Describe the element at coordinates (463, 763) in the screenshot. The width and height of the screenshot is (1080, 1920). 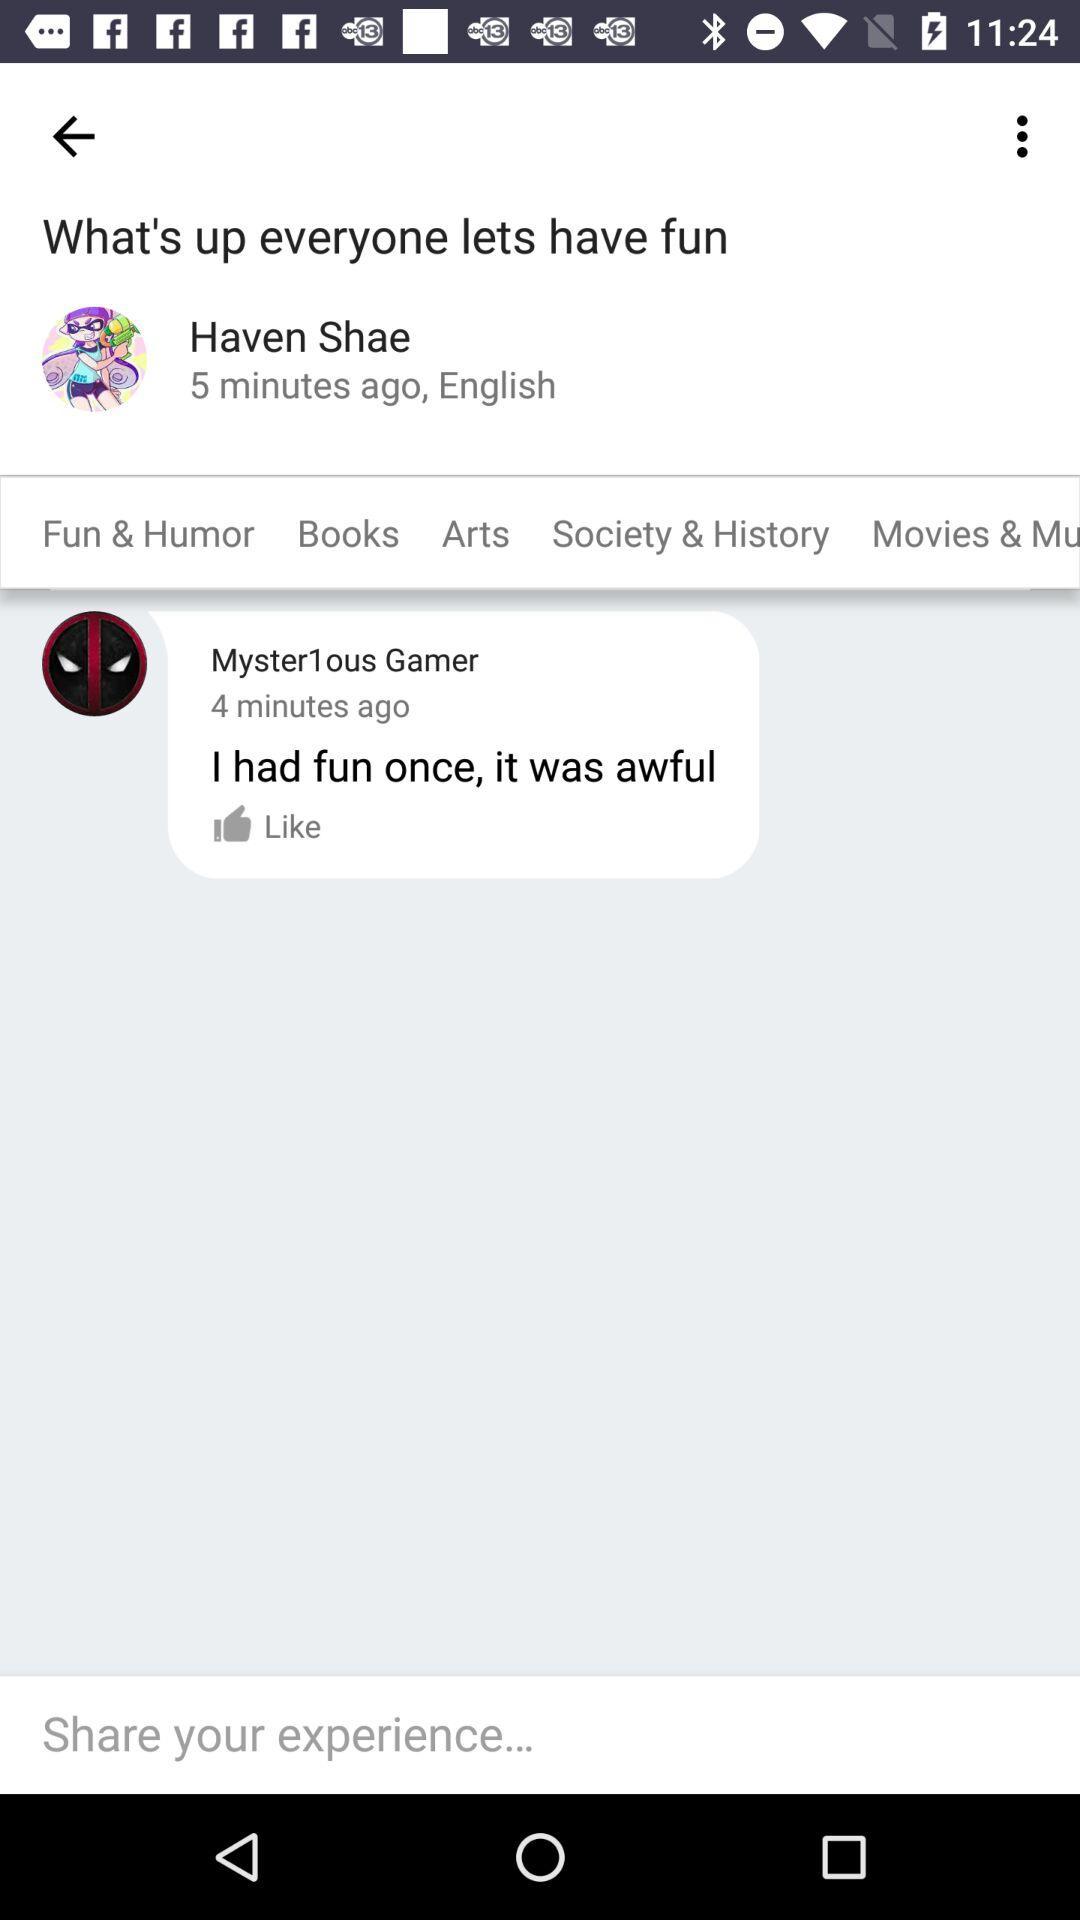
I see `the i had fun` at that location.